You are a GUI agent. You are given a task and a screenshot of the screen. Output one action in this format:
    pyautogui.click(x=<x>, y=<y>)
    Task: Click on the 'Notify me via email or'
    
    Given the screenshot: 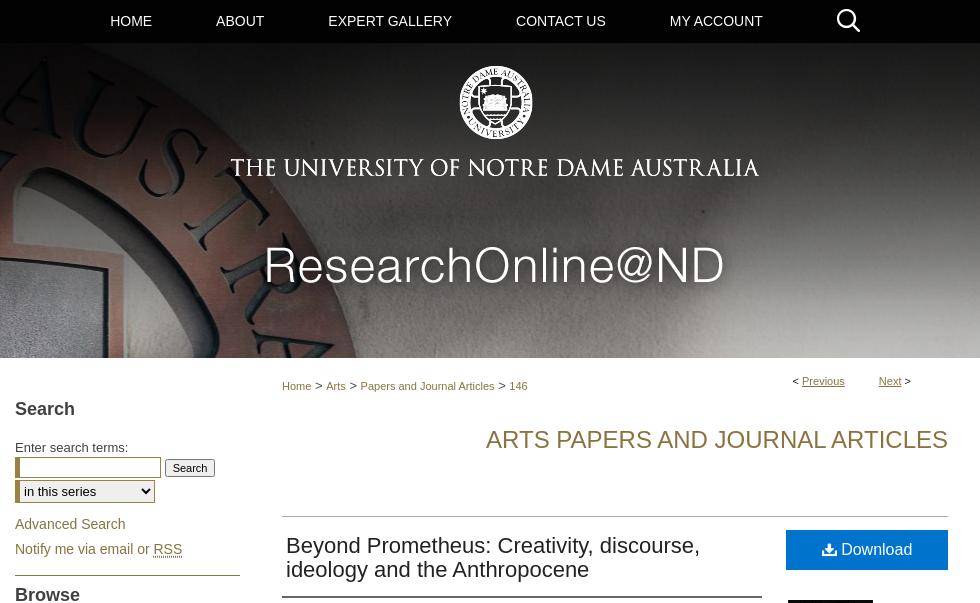 What is the action you would take?
    pyautogui.click(x=14, y=547)
    